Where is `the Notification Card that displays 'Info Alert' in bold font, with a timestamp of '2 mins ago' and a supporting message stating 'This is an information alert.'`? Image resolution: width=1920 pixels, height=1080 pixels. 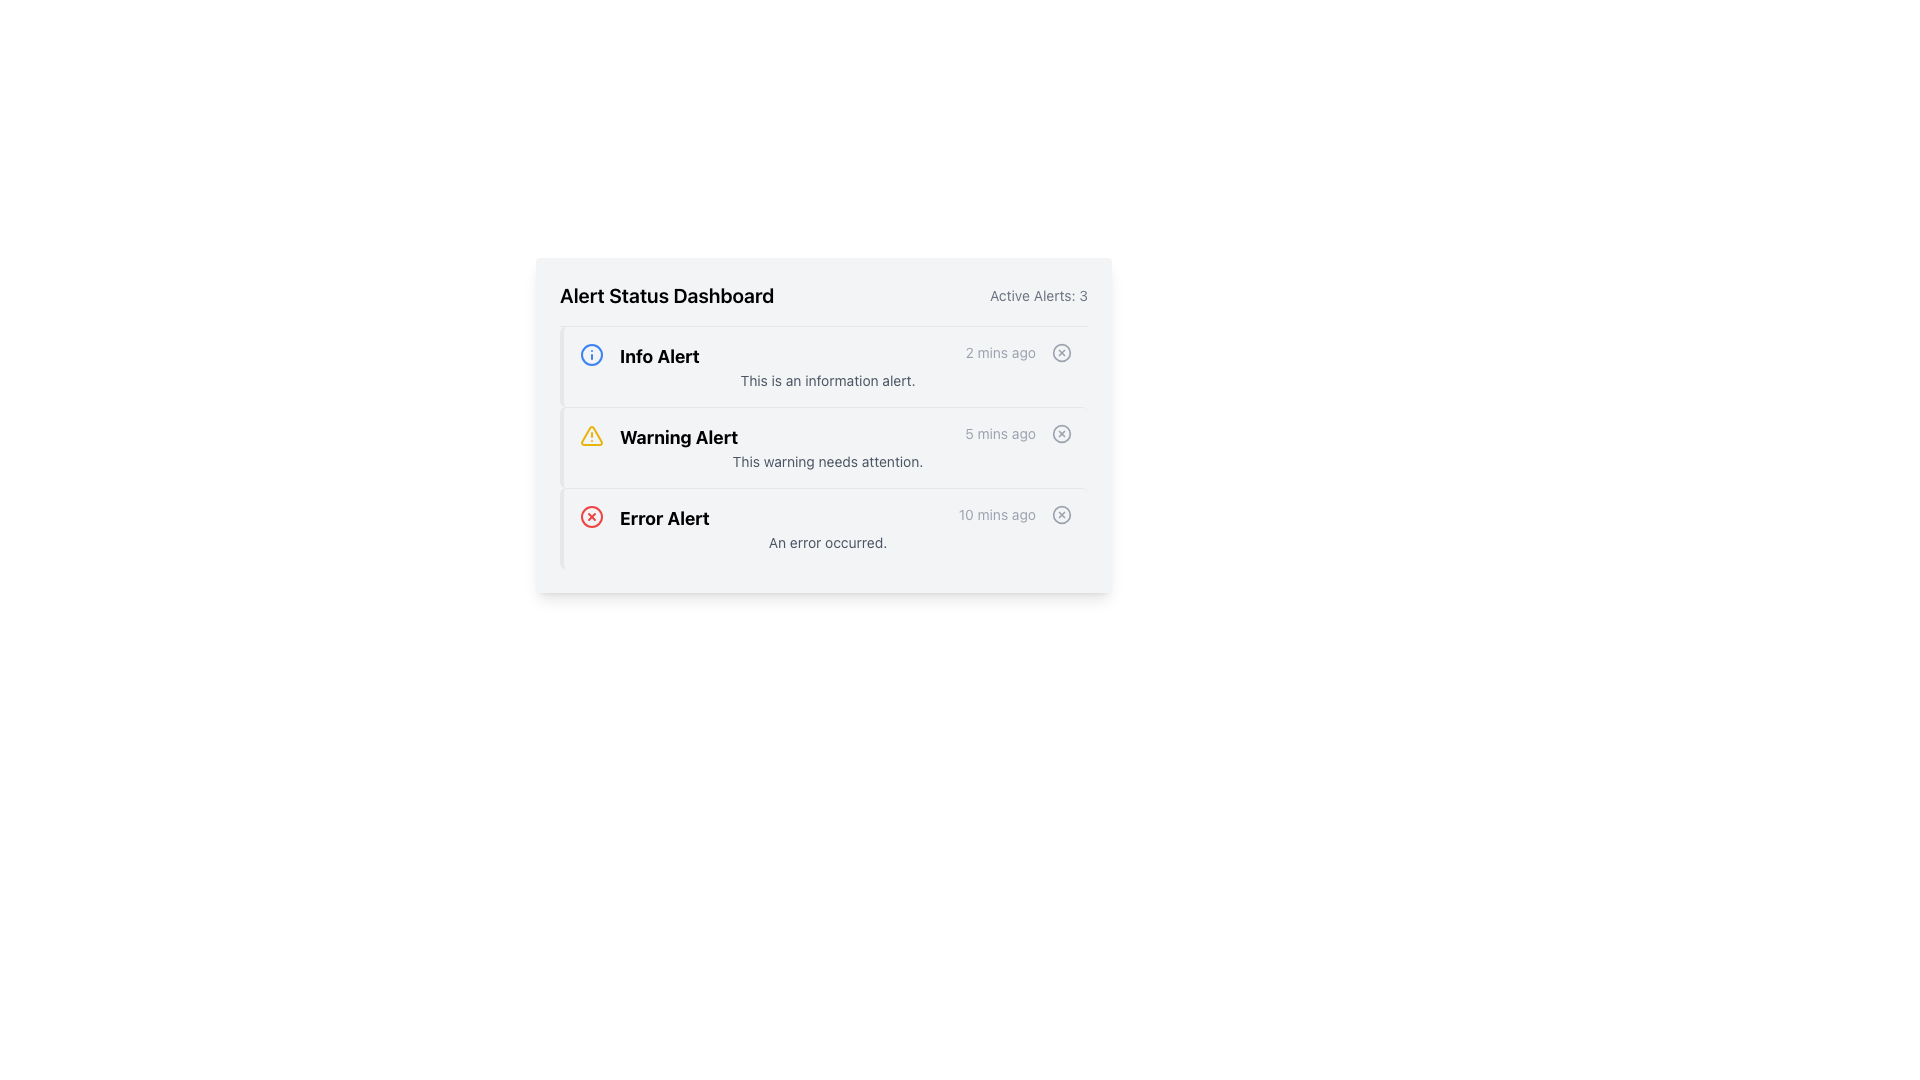
the Notification Card that displays 'Info Alert' in bold font, with a timestamp of '2 mins ago' and a supporting message stating 'This is an information alert.' is located at coordinates (828, 366).